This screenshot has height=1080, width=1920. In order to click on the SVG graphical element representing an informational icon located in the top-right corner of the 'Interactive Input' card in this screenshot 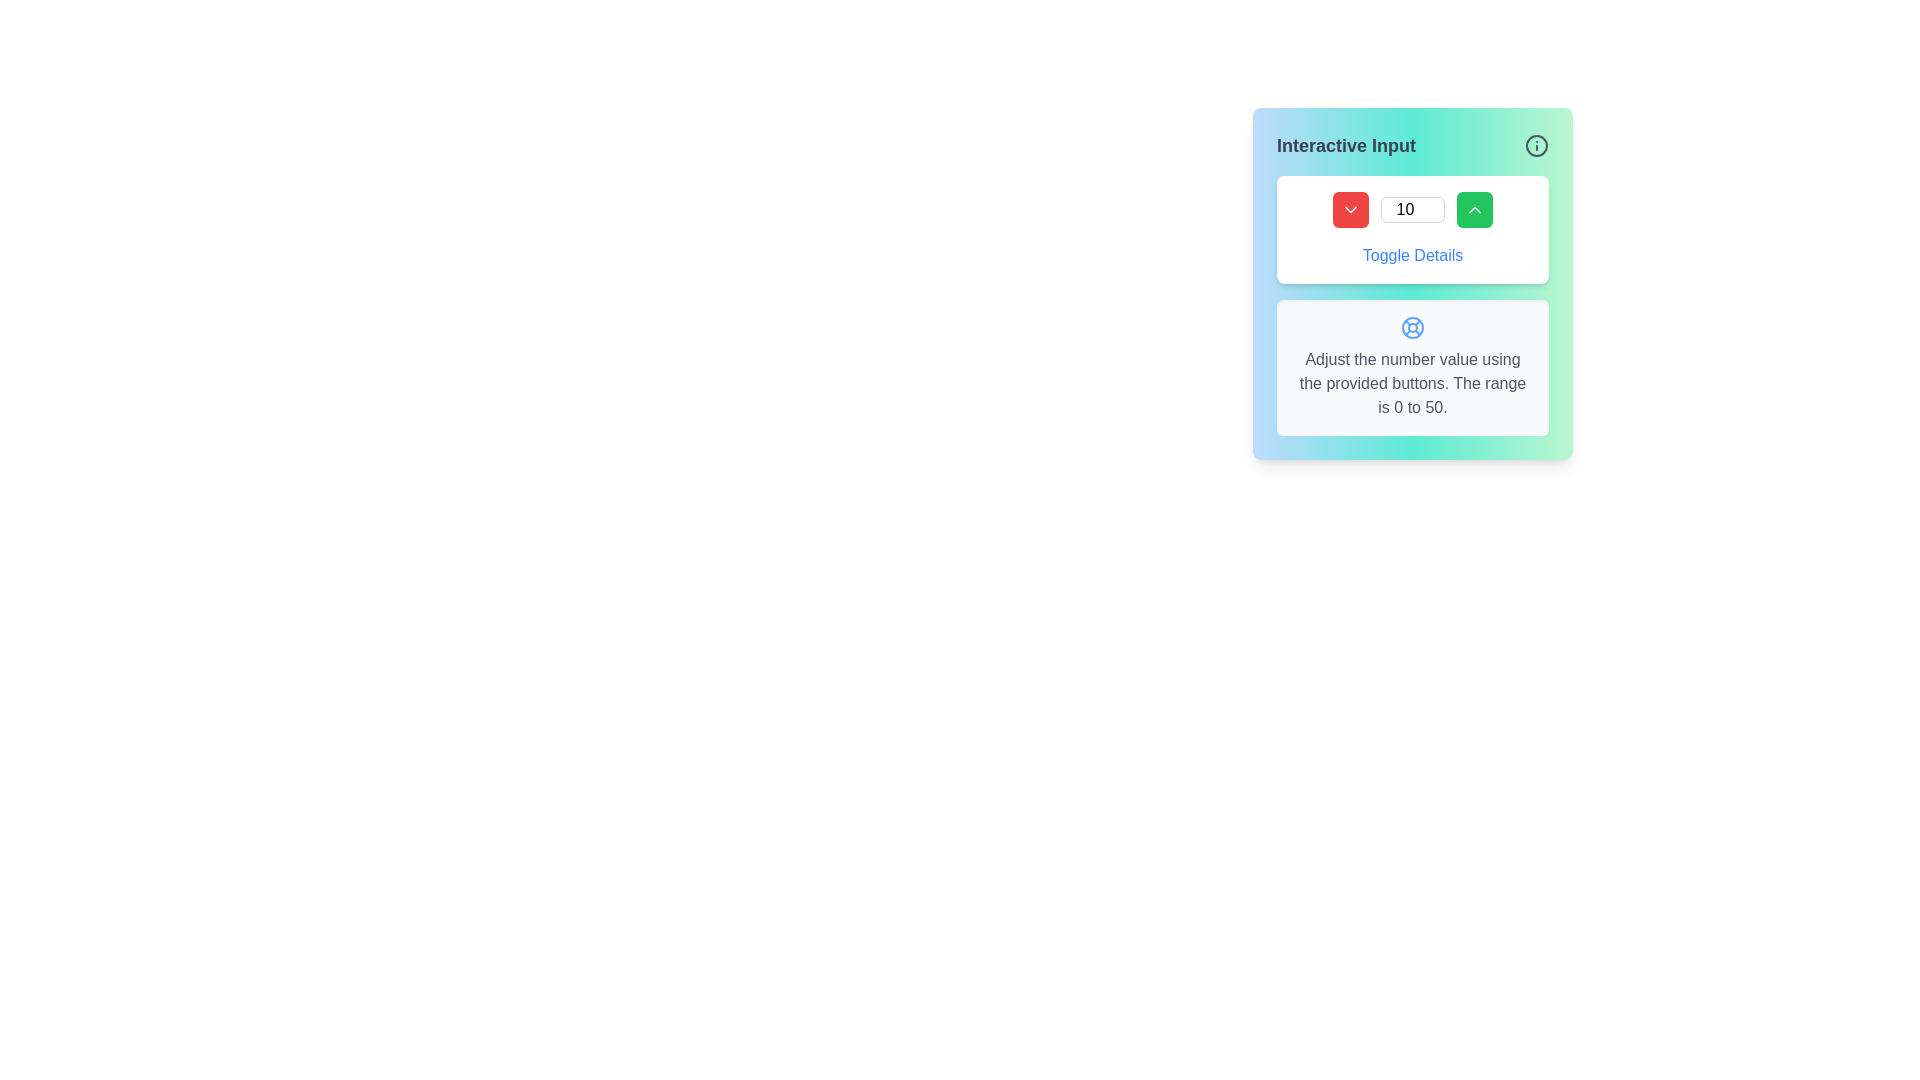, I will do `click(1535, 145)`.